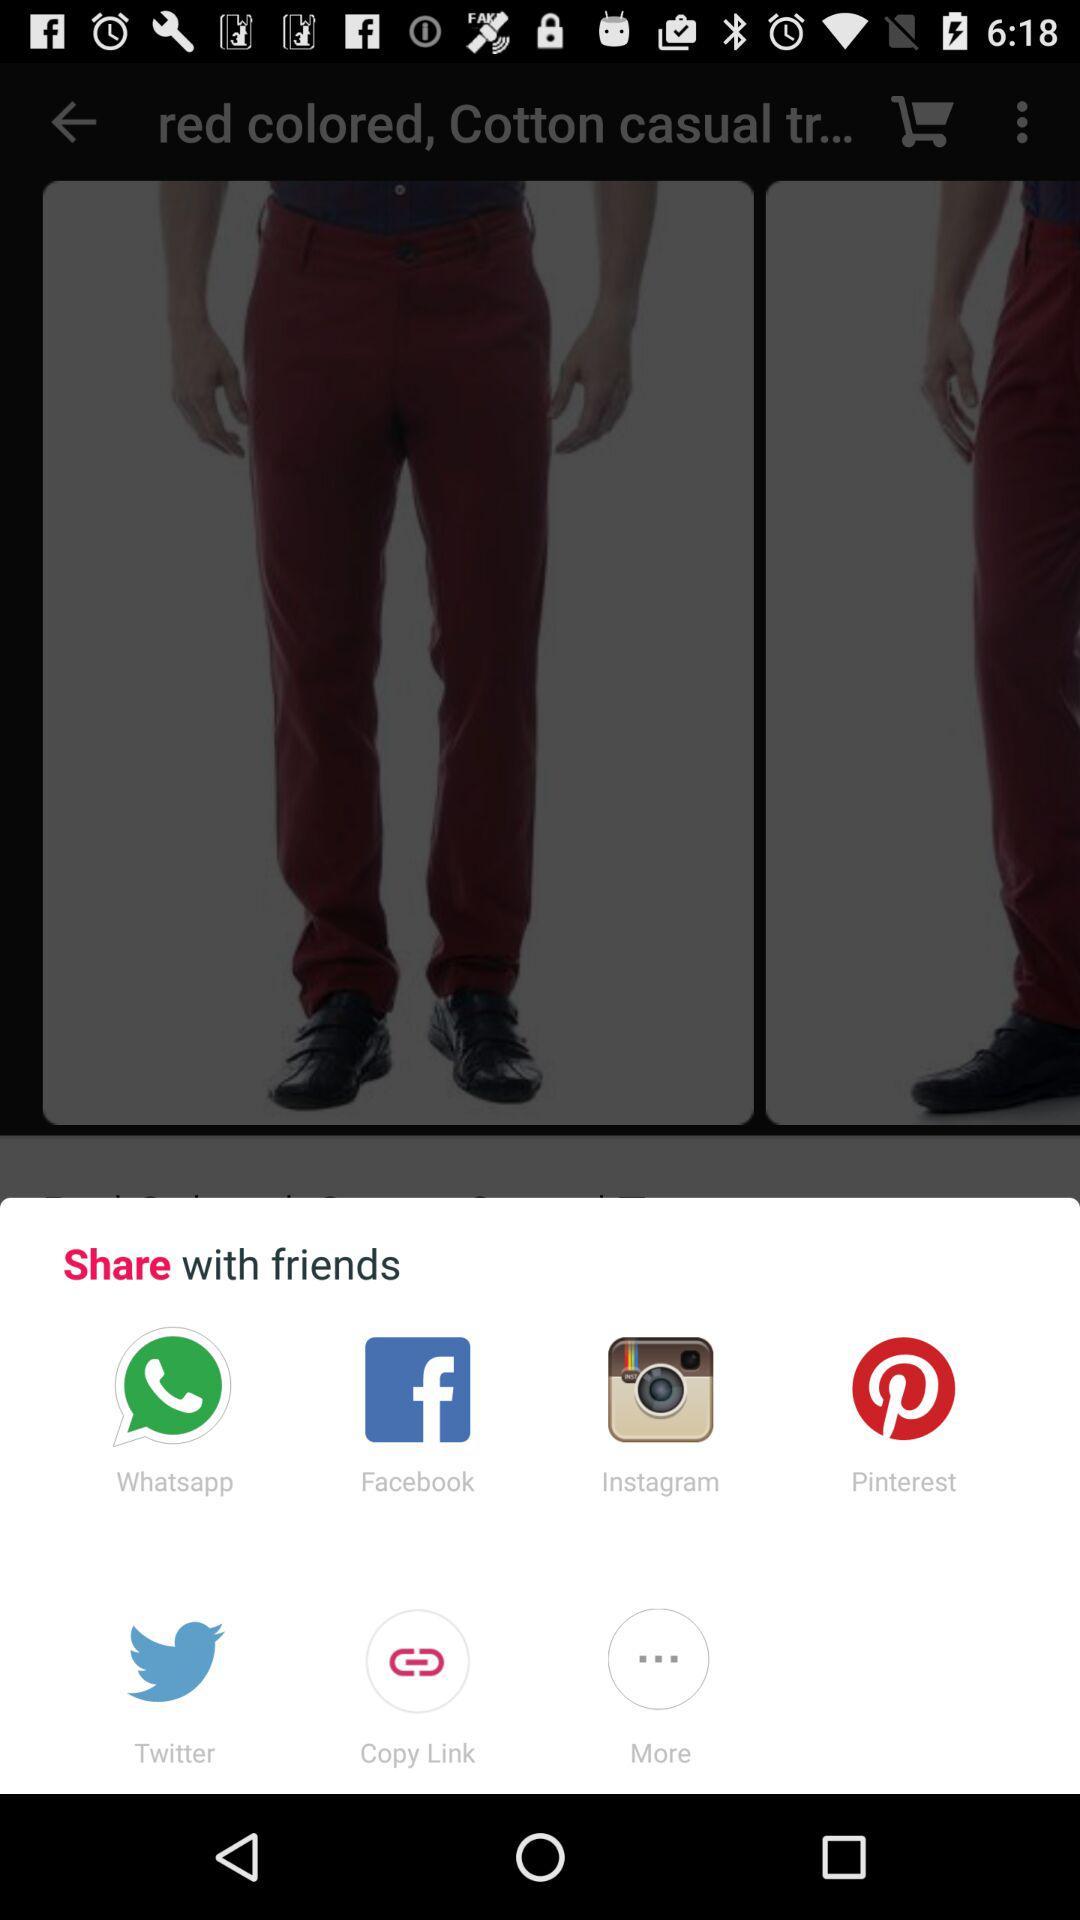  I want to click on item above share with friends, so click(540, 629).